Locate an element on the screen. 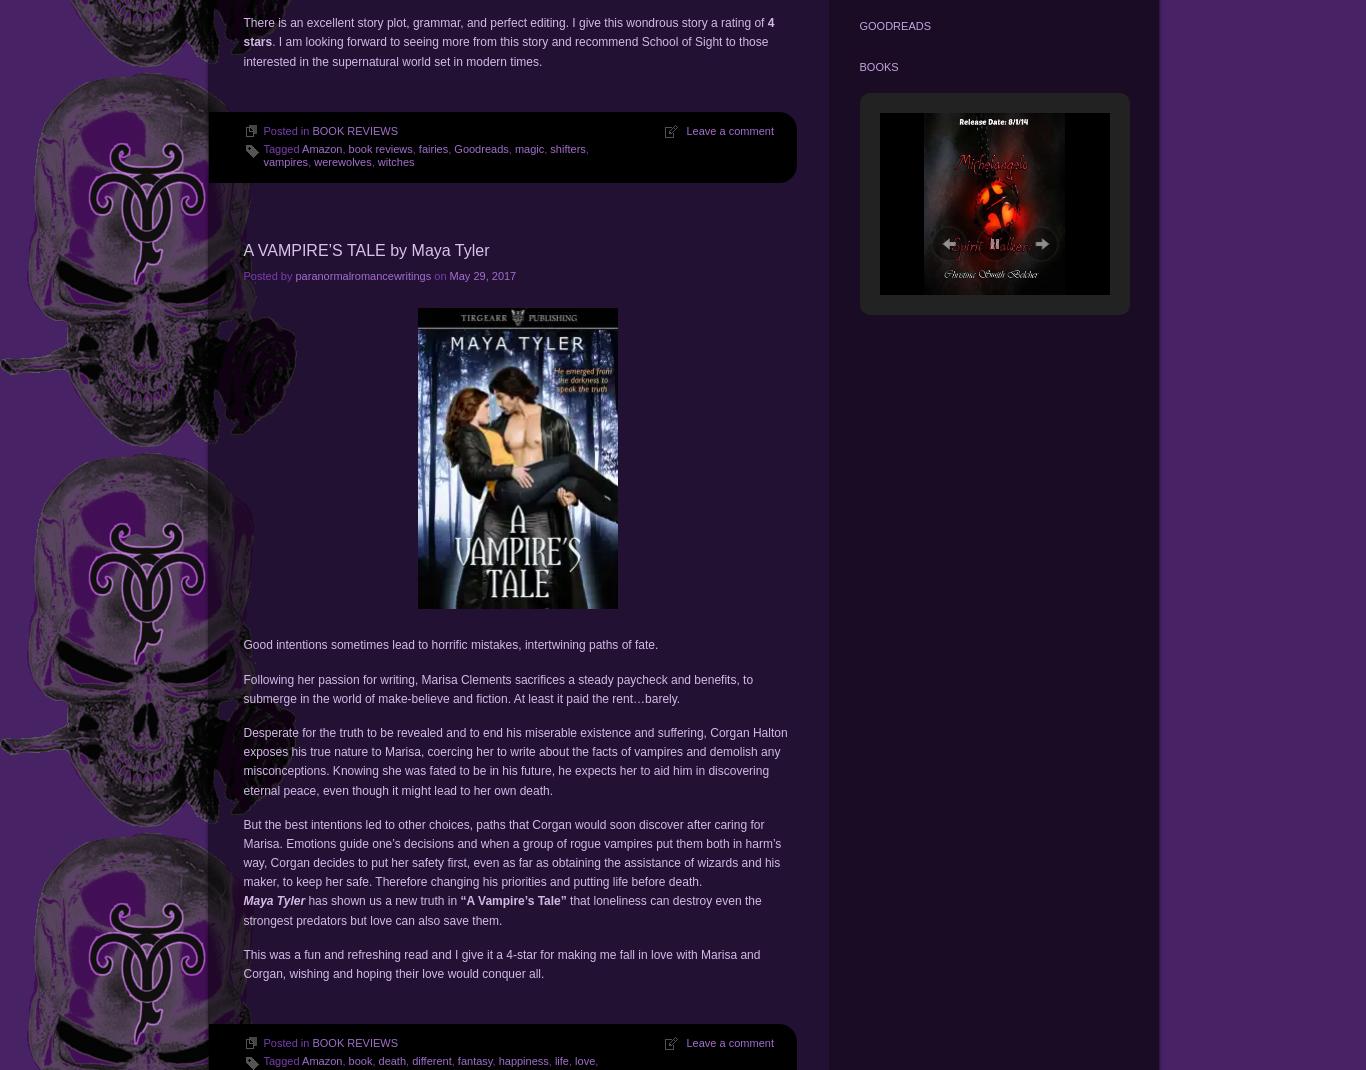  '. I am looking forward to seeing more from this story and recommend School of Sight to those interested in the supernatural world set in modern times.' is located at coordinates (243, 50).